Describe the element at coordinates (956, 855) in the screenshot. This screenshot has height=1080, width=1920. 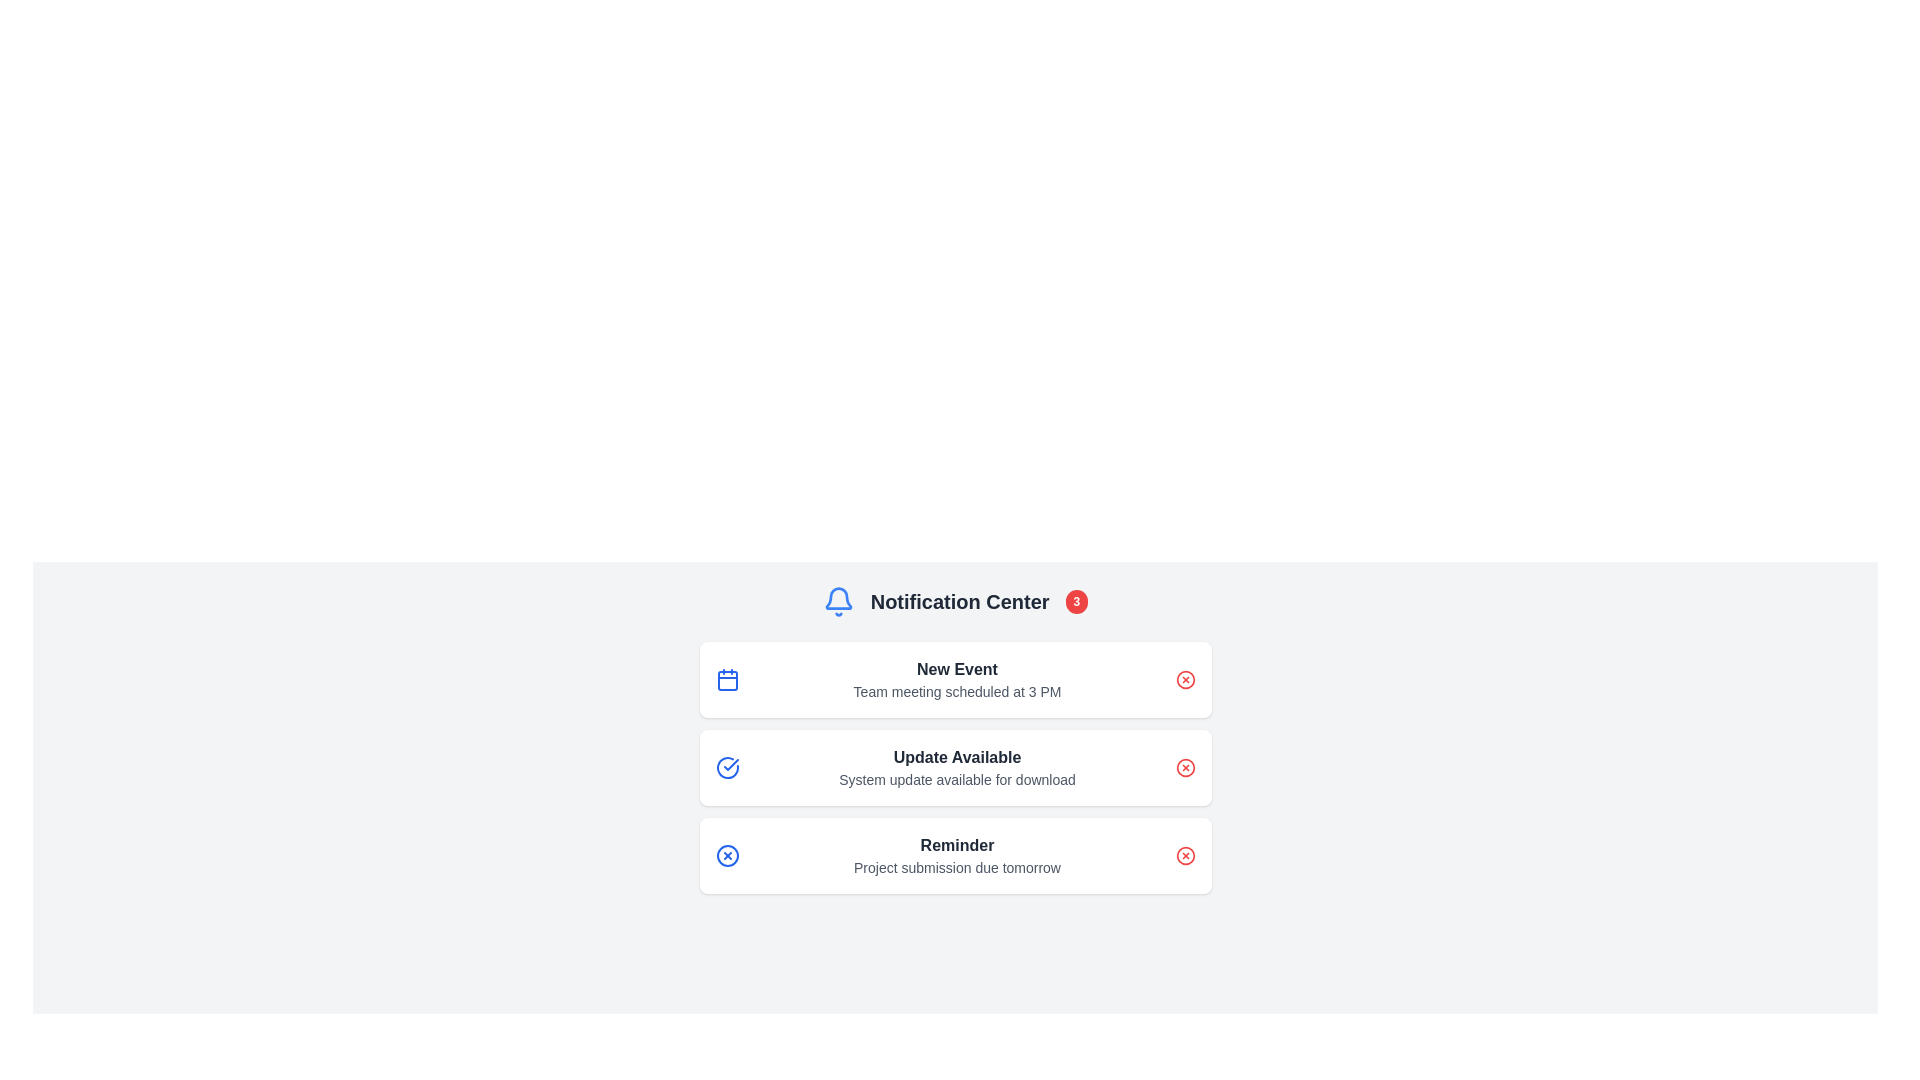
I see `the 'Reminder' text block within the third notification card under the 'Notification Center' heading, which contains the description 'Project submission due tomorrow'` at that location.